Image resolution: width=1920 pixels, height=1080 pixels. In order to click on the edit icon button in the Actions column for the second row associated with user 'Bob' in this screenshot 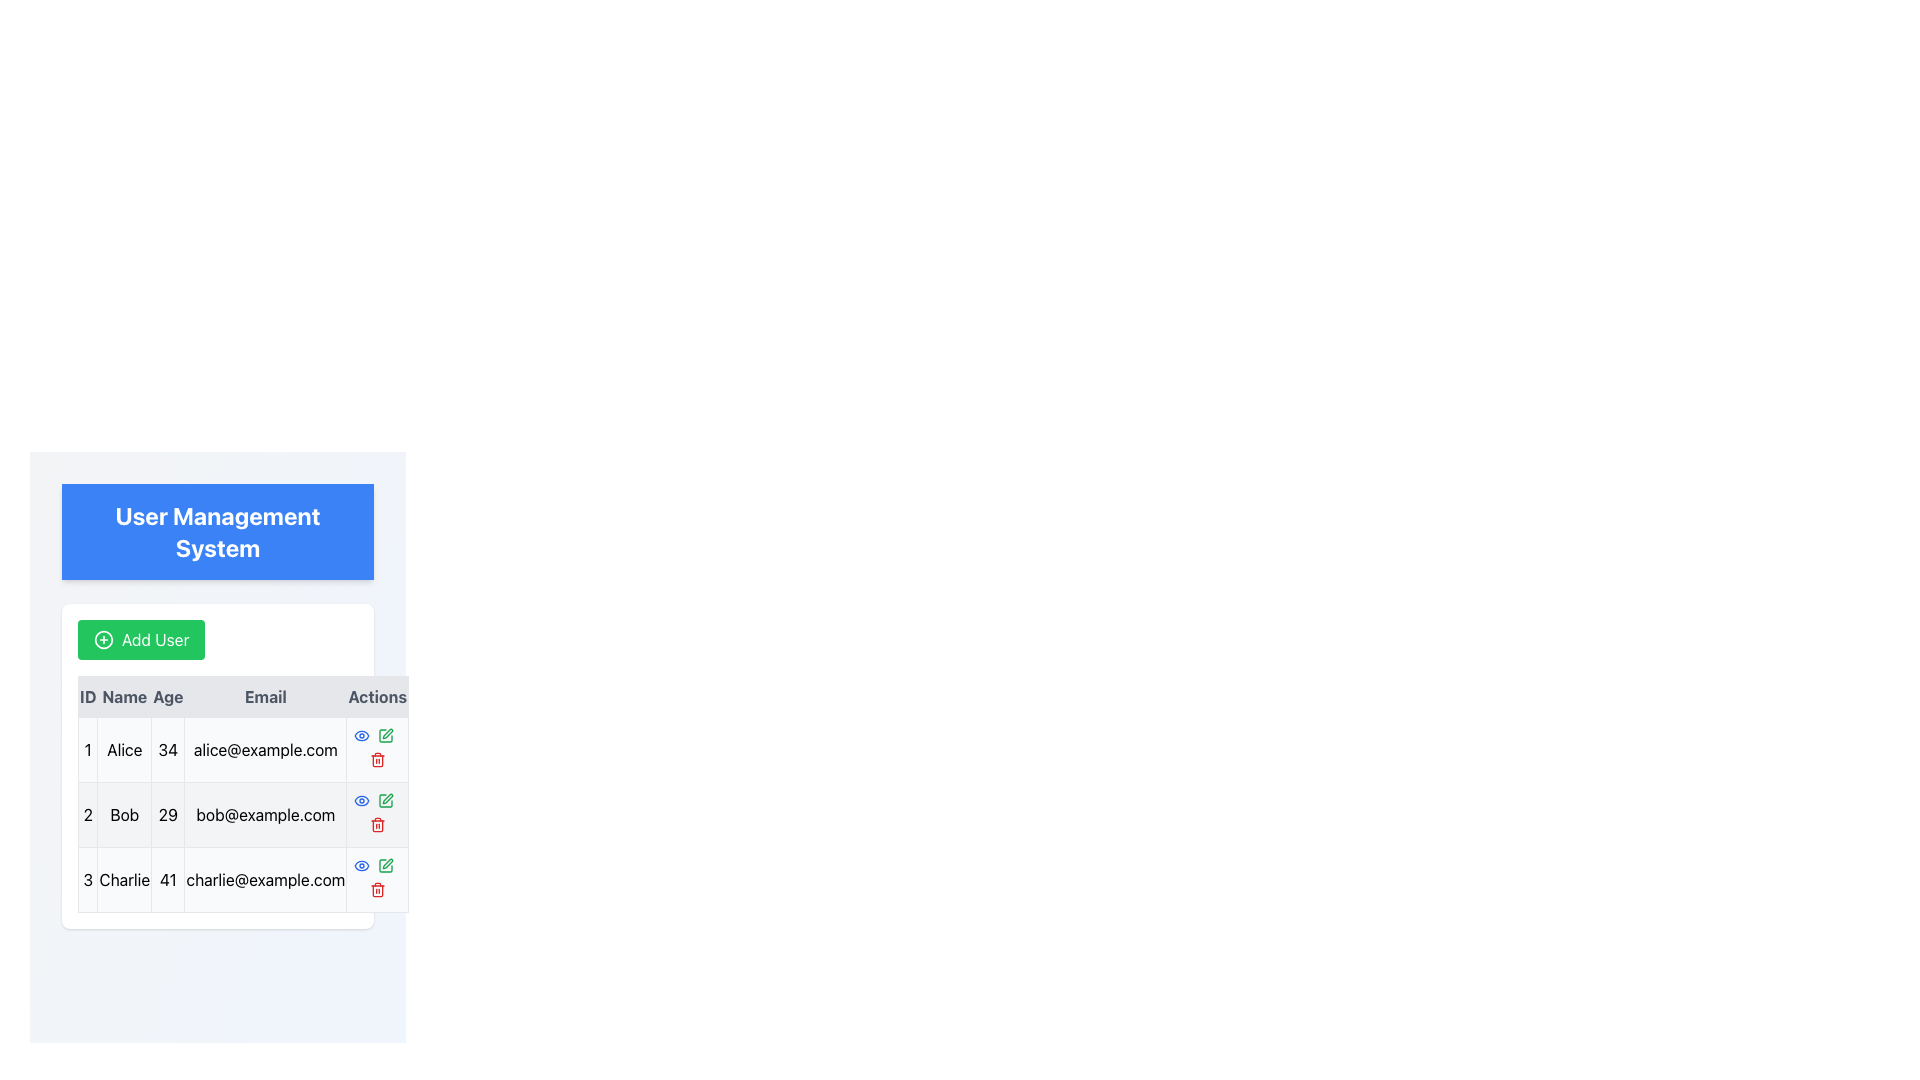, I will do `click(385, 736)`.